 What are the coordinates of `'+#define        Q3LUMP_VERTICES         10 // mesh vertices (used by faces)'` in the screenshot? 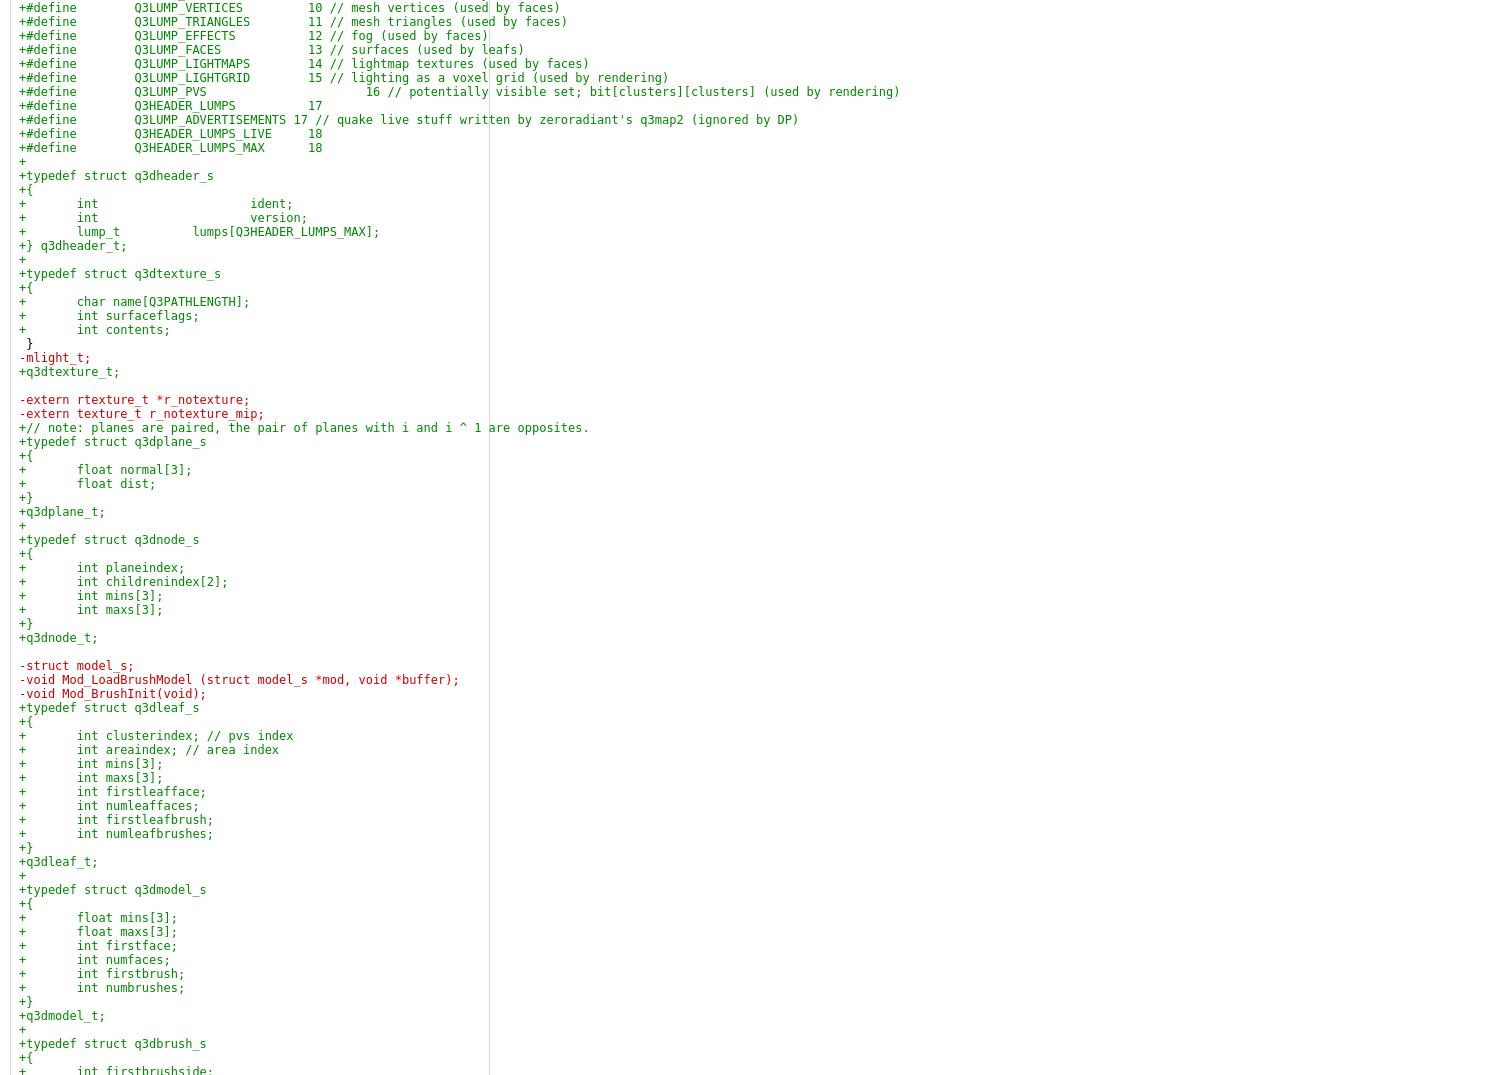 It's located at (289, 6).